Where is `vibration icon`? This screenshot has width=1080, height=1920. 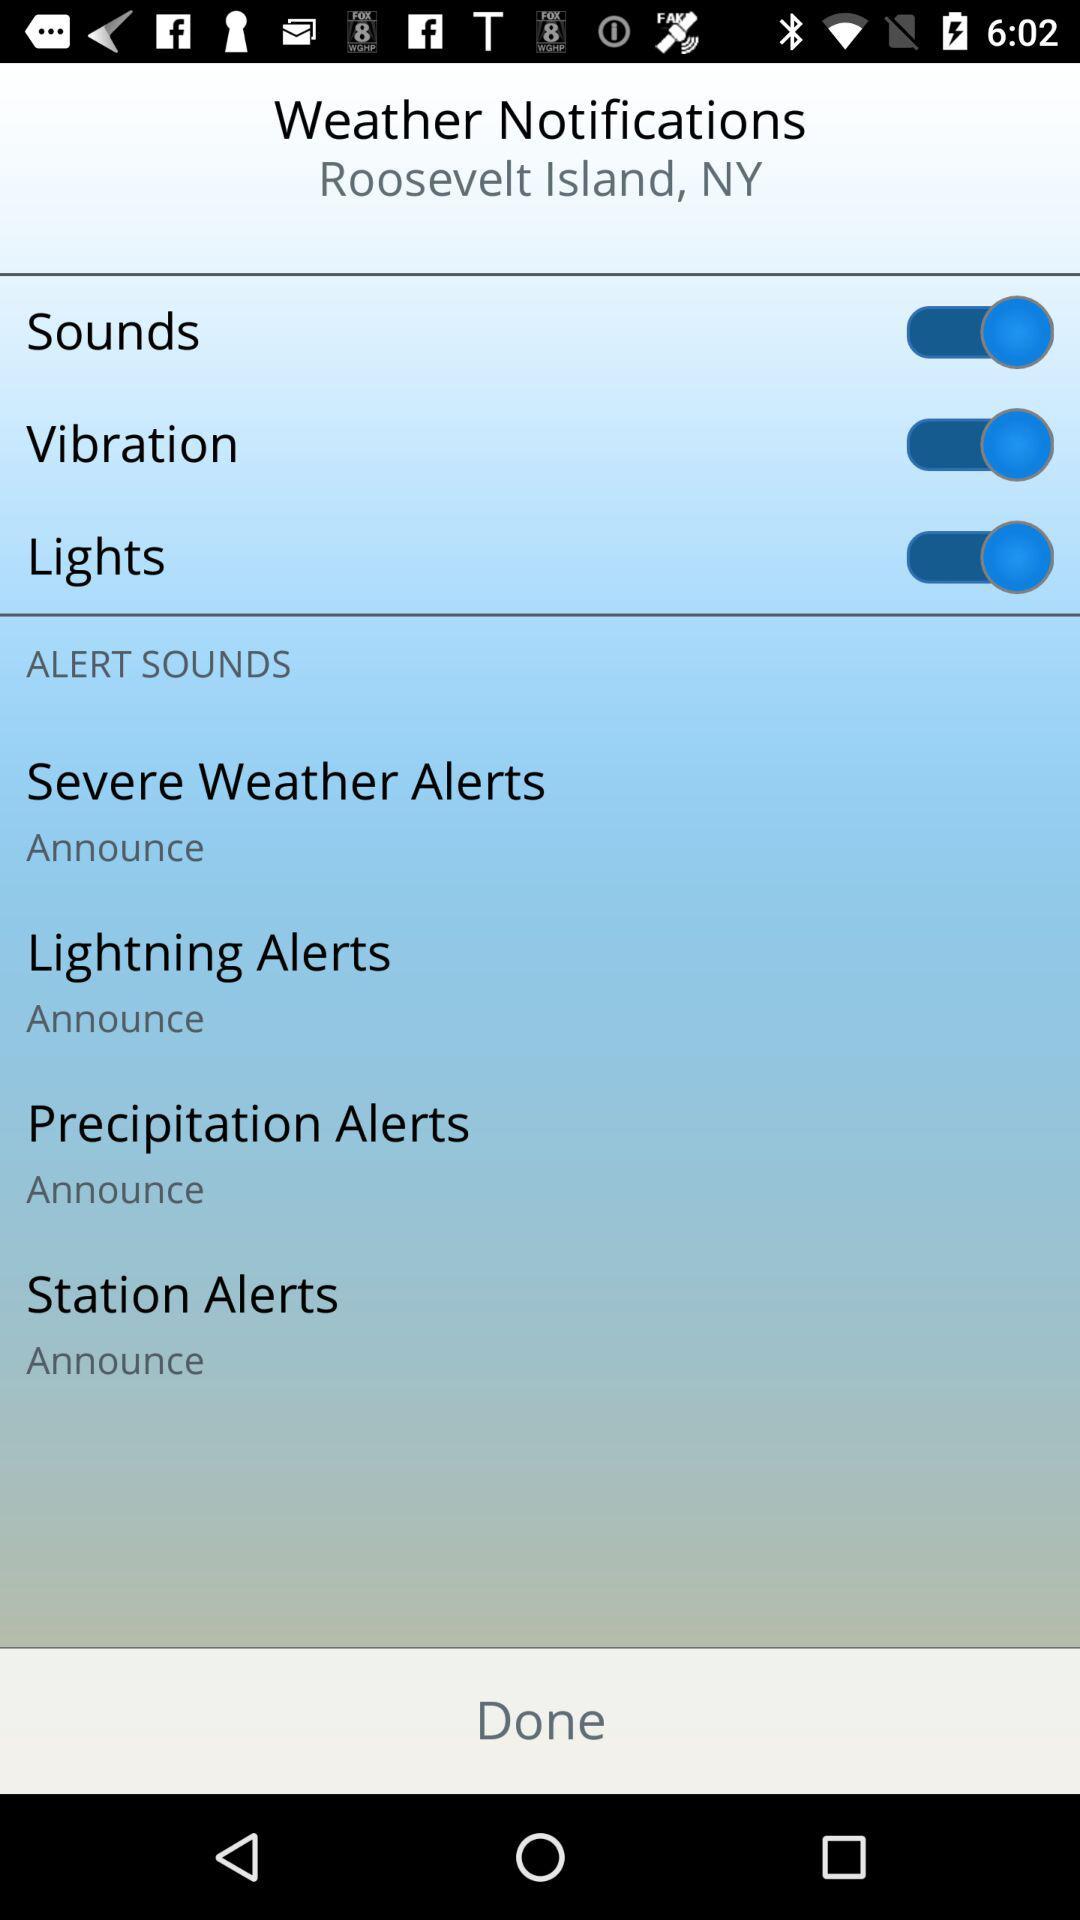 vibration icon is located at coordinates (540, 443).